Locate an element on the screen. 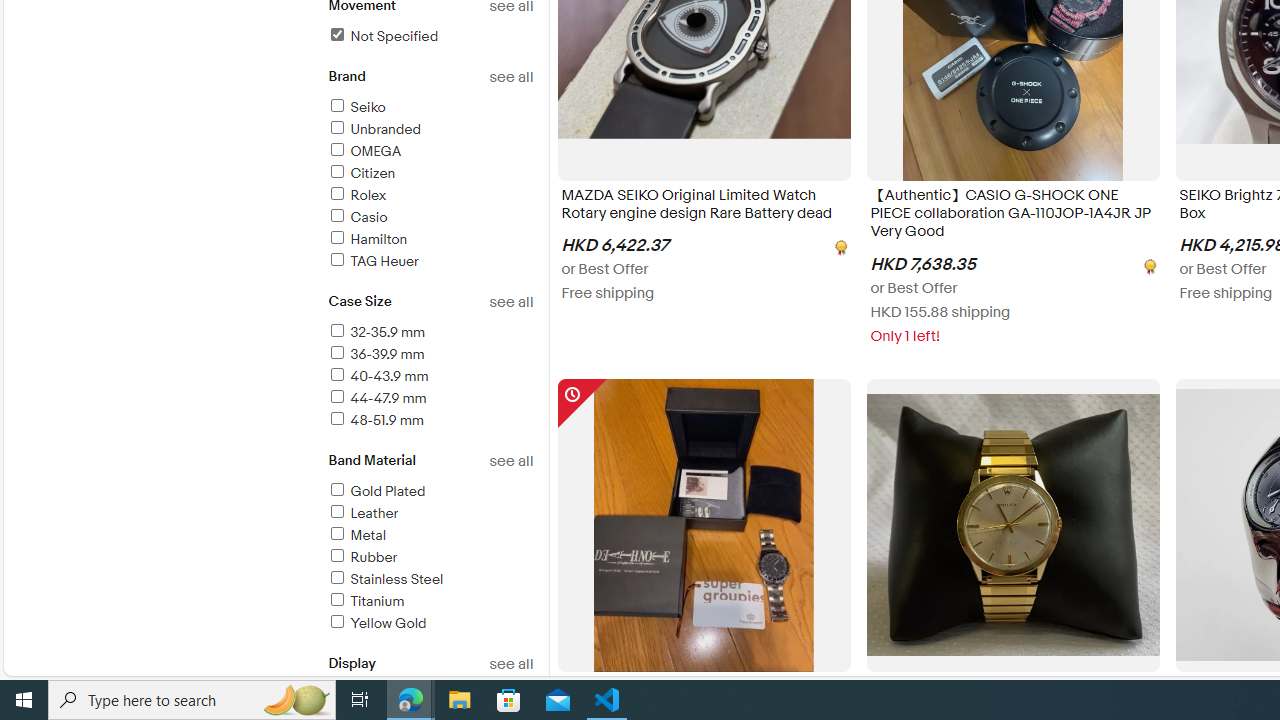 The width and height of the screenshot is (1280, 720). '48-51.9 mm' is located at coordinates (429, 420).